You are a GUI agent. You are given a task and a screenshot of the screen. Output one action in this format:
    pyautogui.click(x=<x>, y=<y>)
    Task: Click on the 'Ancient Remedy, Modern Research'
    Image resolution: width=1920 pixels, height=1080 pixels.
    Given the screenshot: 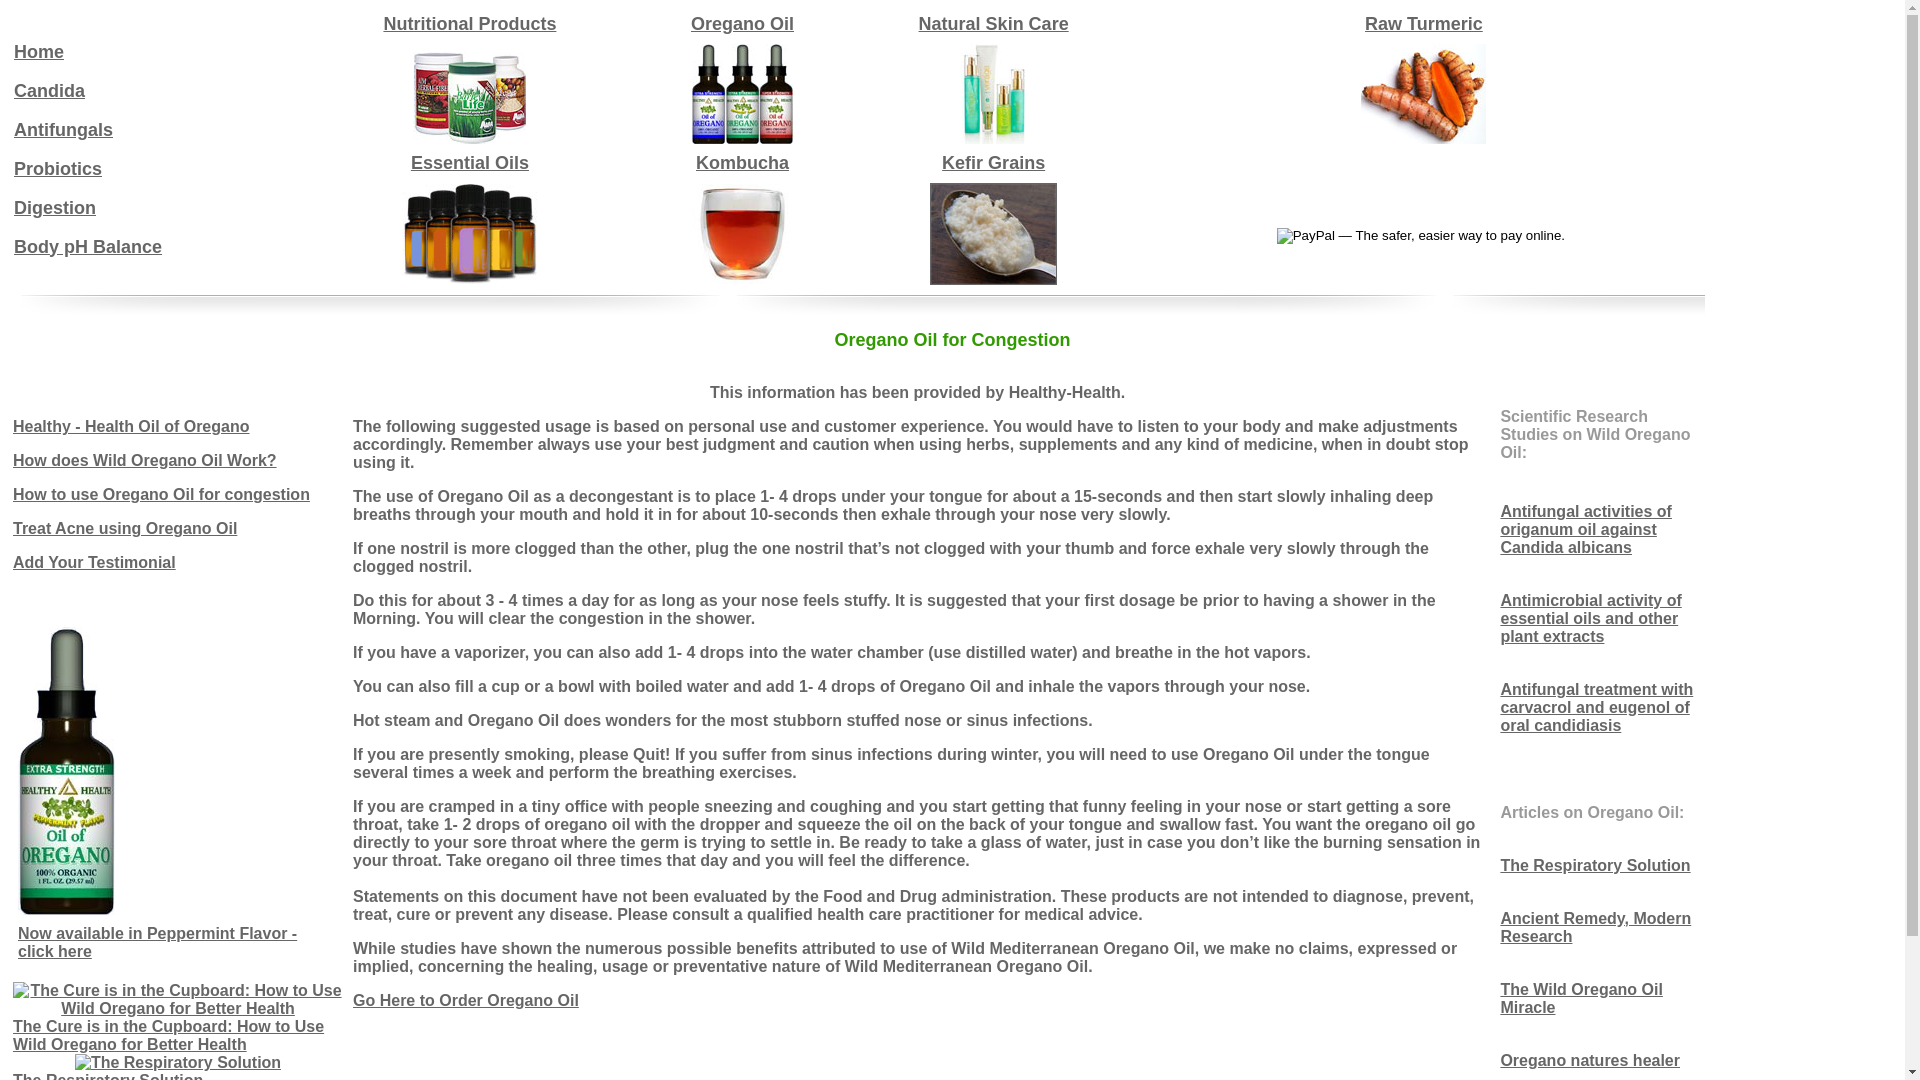 What is the action you would take?
    pyautogui.click(x=1594, y=927)
    